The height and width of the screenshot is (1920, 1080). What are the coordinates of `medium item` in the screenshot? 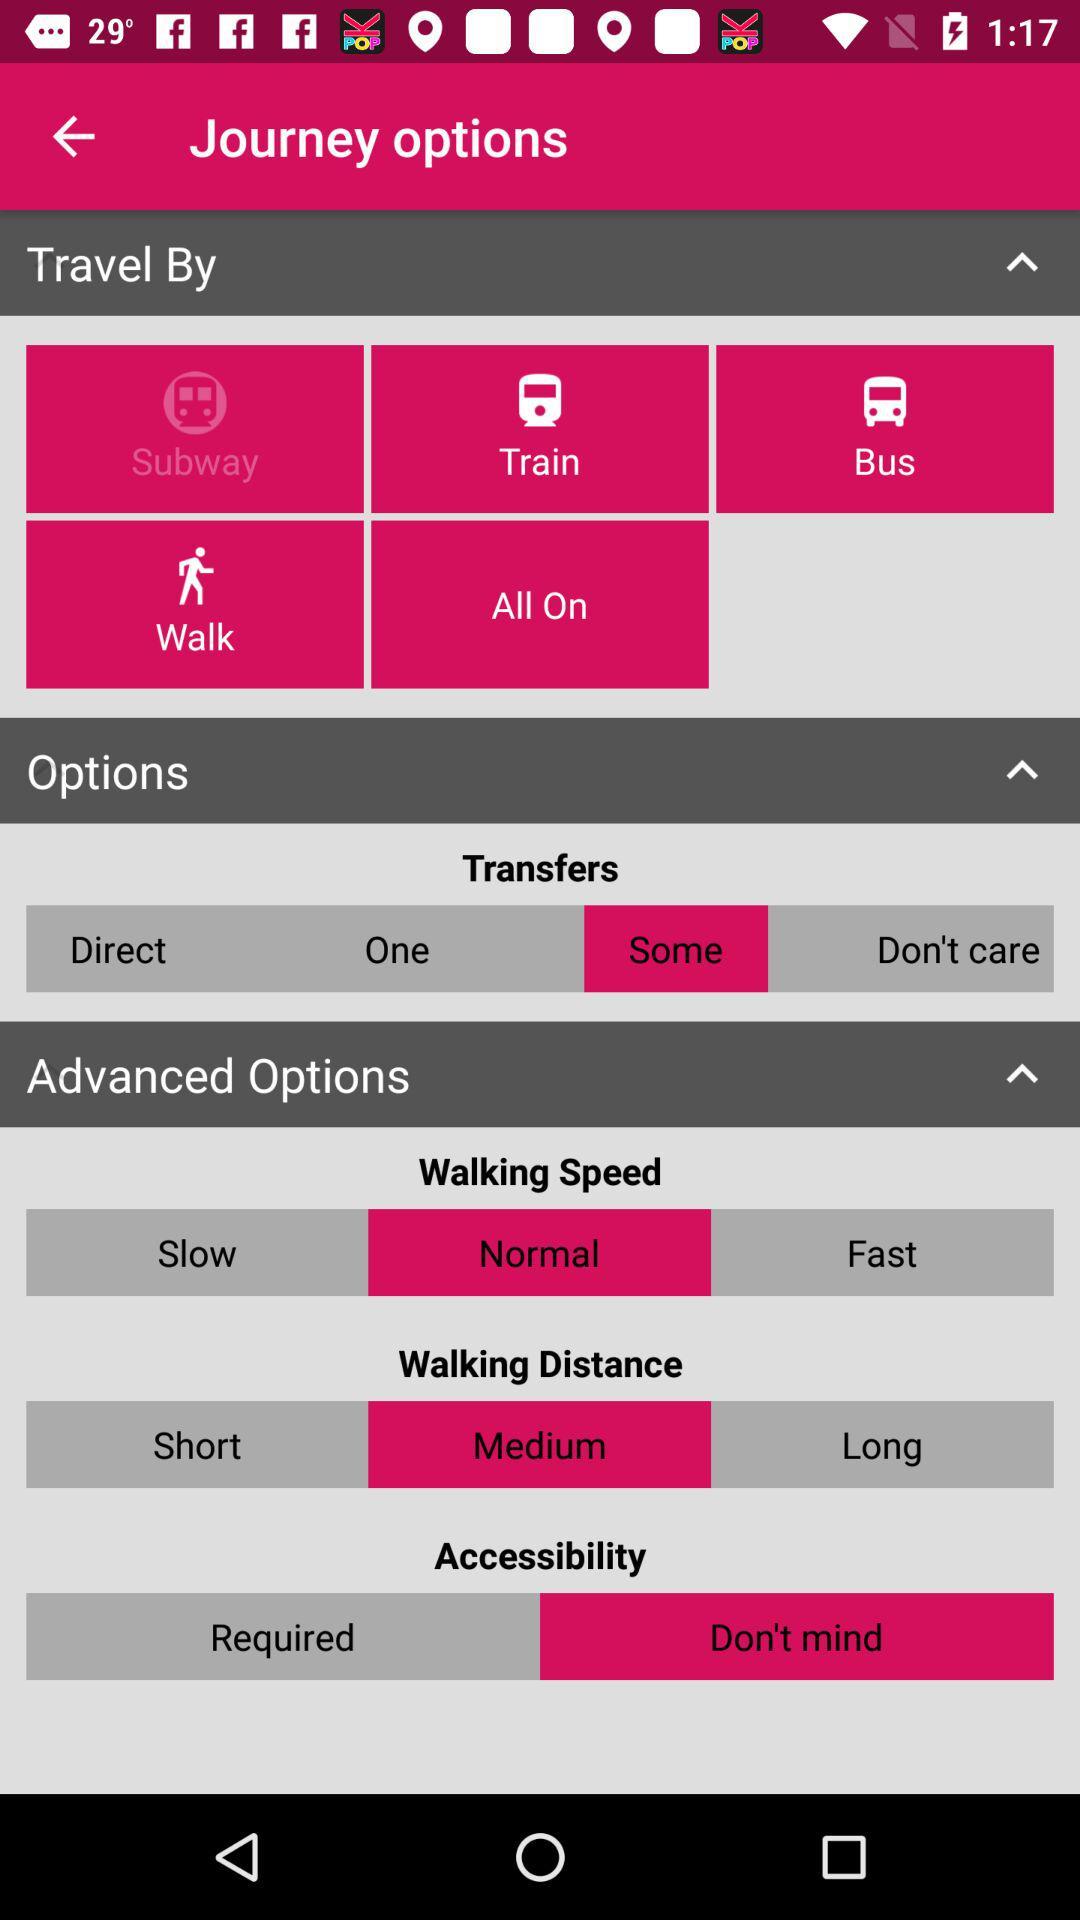 It's located at (538, 1444).